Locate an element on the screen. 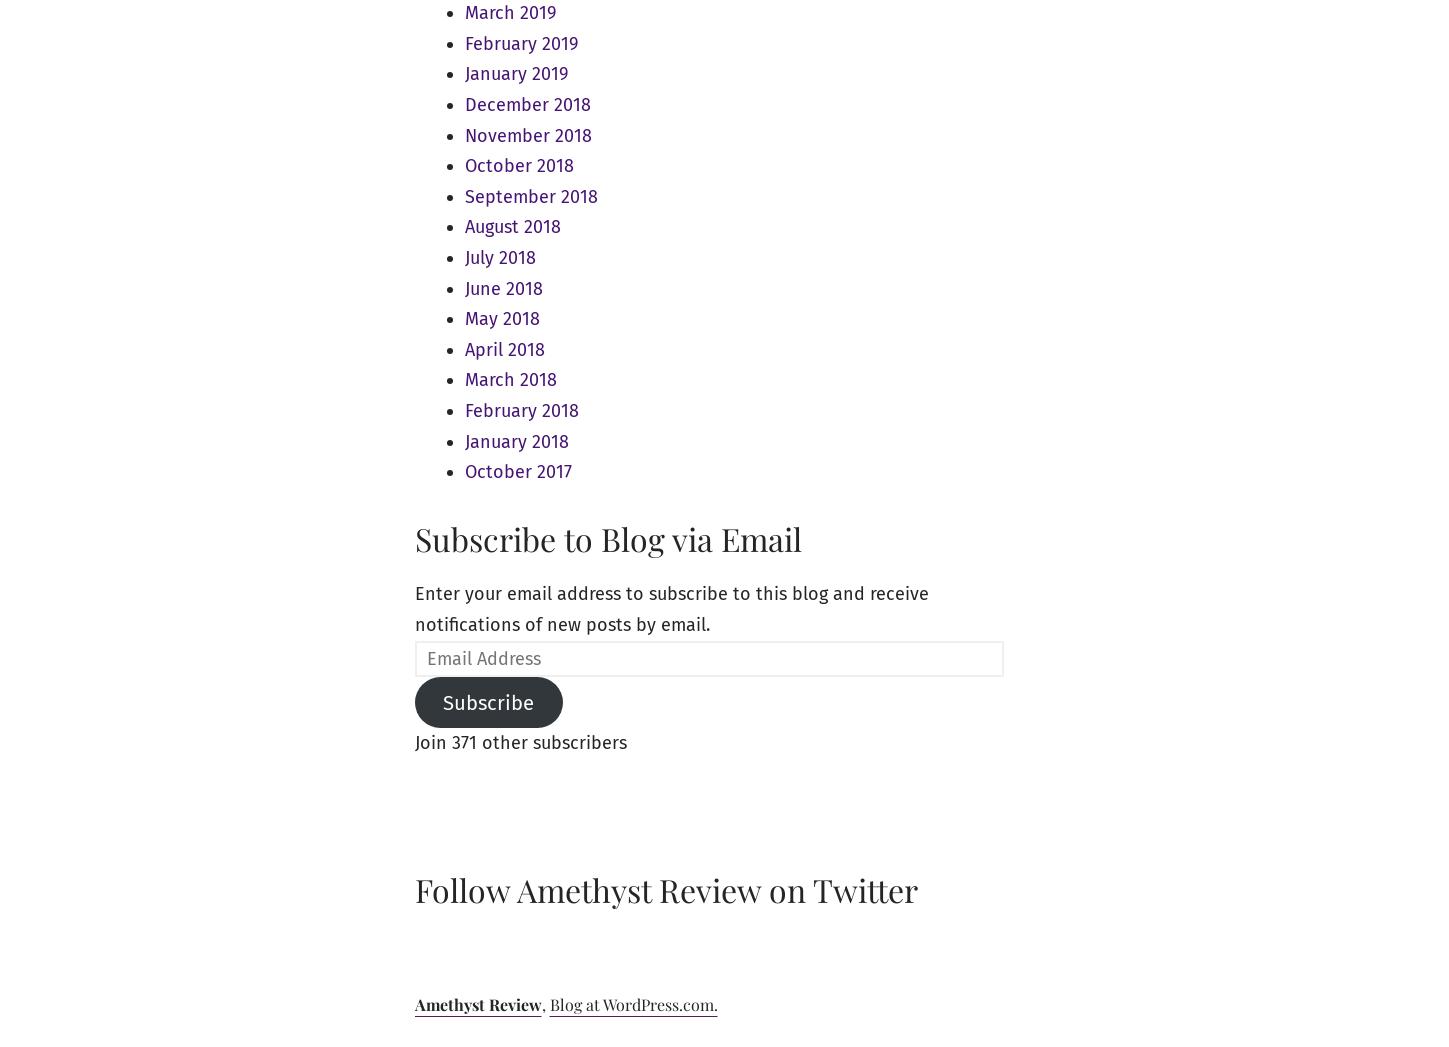 This screenshot has width=1449, height=1047. 'March 2018' is located at coordinates (510, 379).